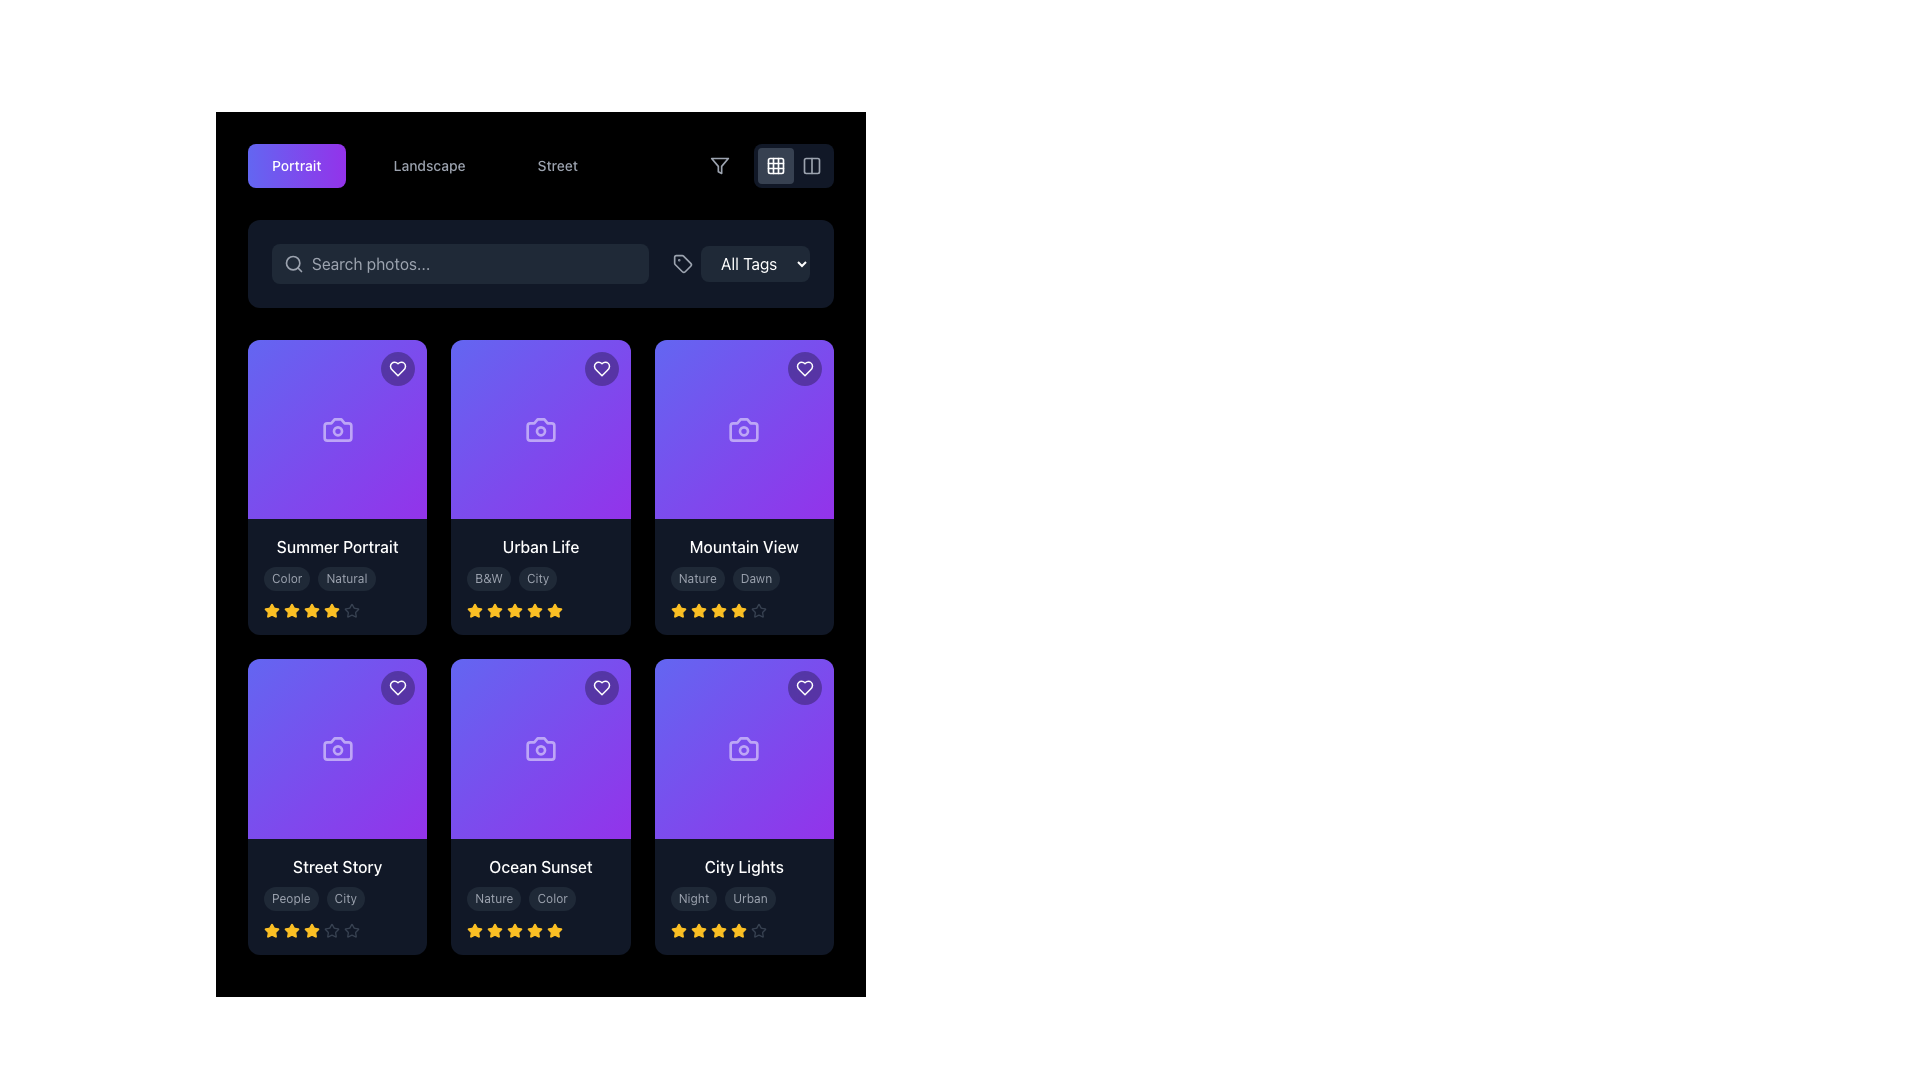 This screenshot has width=1920, height=1080. Describe the element at coordinates (541, 930) in the screenshot. I see `the Rating Component consisting of five amber star icons, indicating a 4.5 out of 5 rating, located at the bottom of the 'Ocean Sunset' card` at that location.